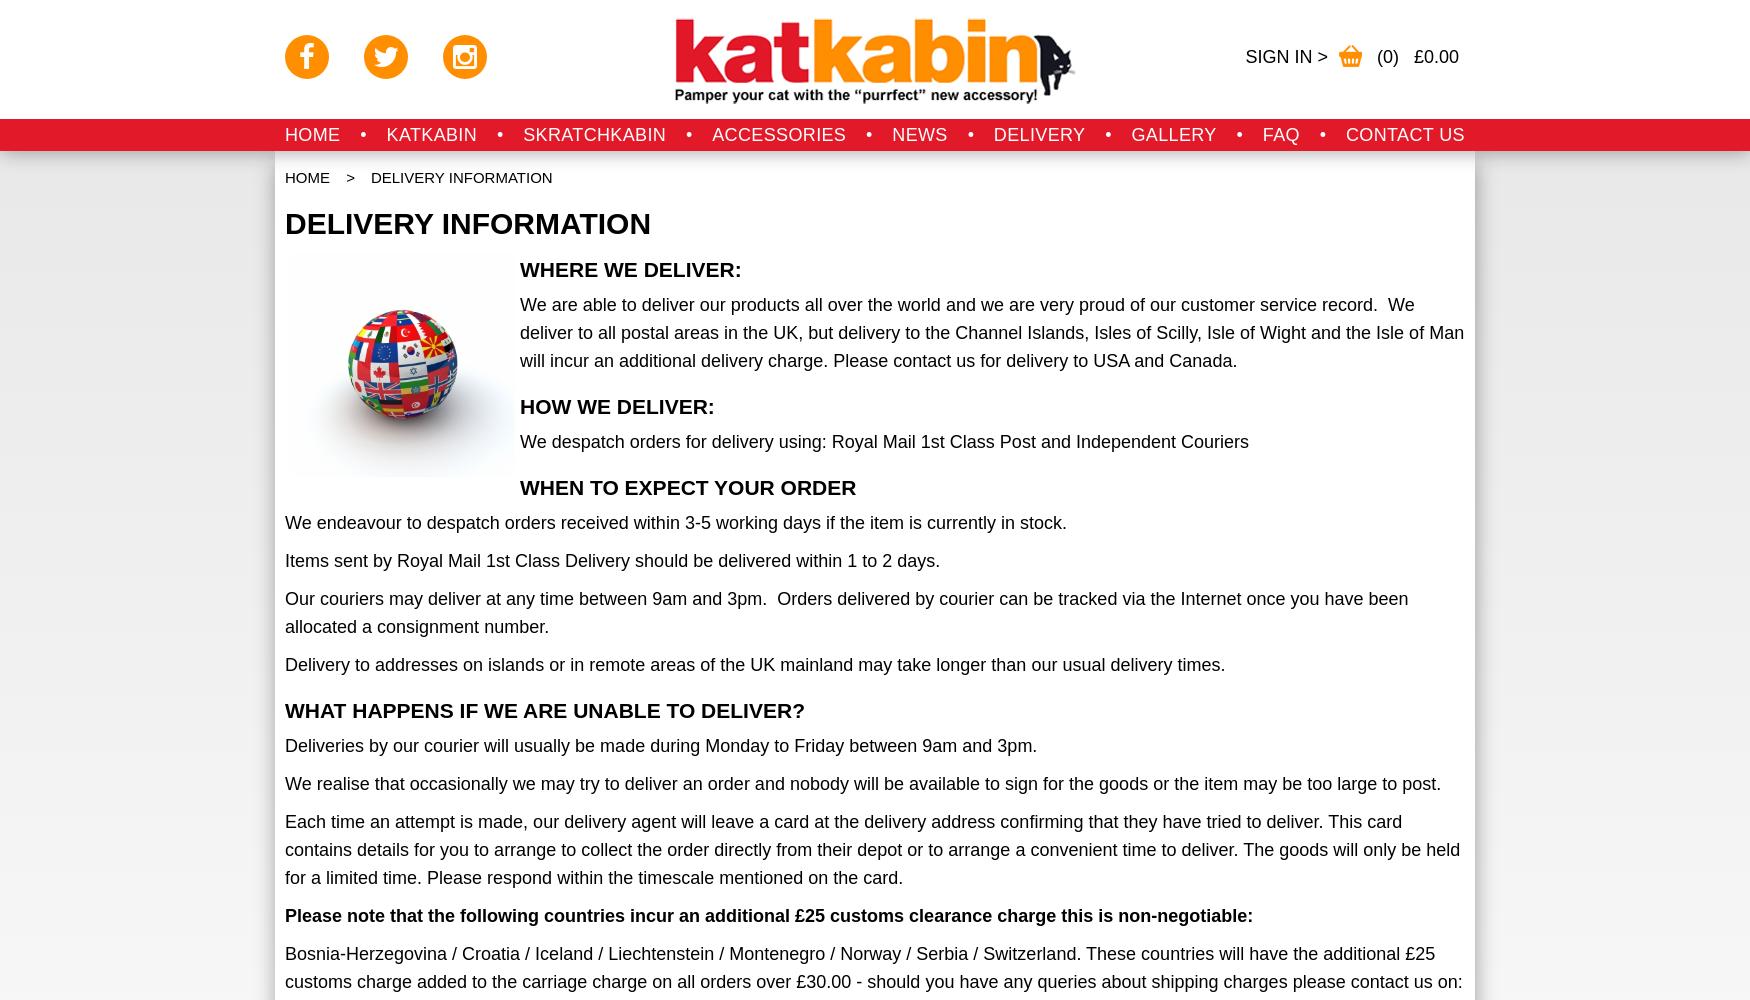  What do you see at coordinates (712, 135) in the screenshot?
I see `'Accessories'` at bounding box center [712, 135].